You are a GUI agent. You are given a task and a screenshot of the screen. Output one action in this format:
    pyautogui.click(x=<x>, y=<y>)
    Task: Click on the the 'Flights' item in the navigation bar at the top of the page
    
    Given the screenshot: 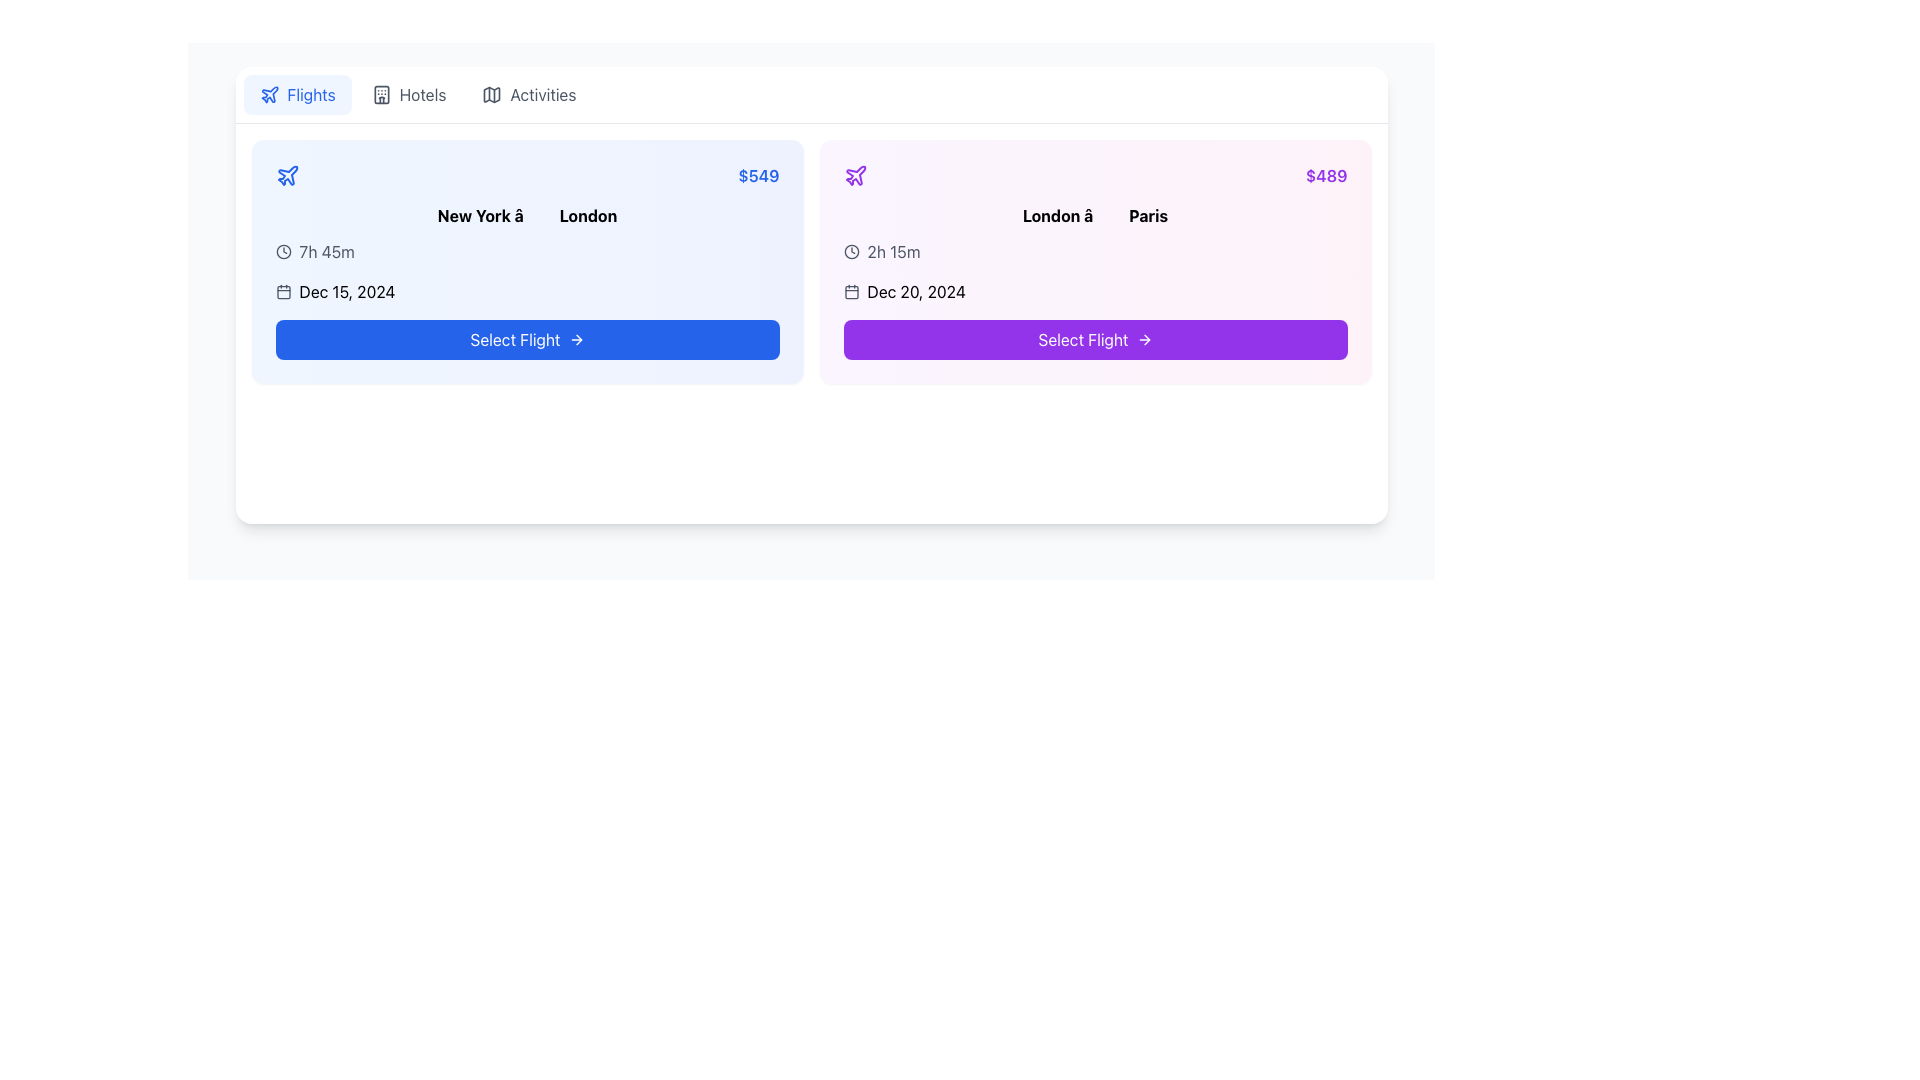 What is the action you would take?
    pyautogui.click(x=811, y=95)
    